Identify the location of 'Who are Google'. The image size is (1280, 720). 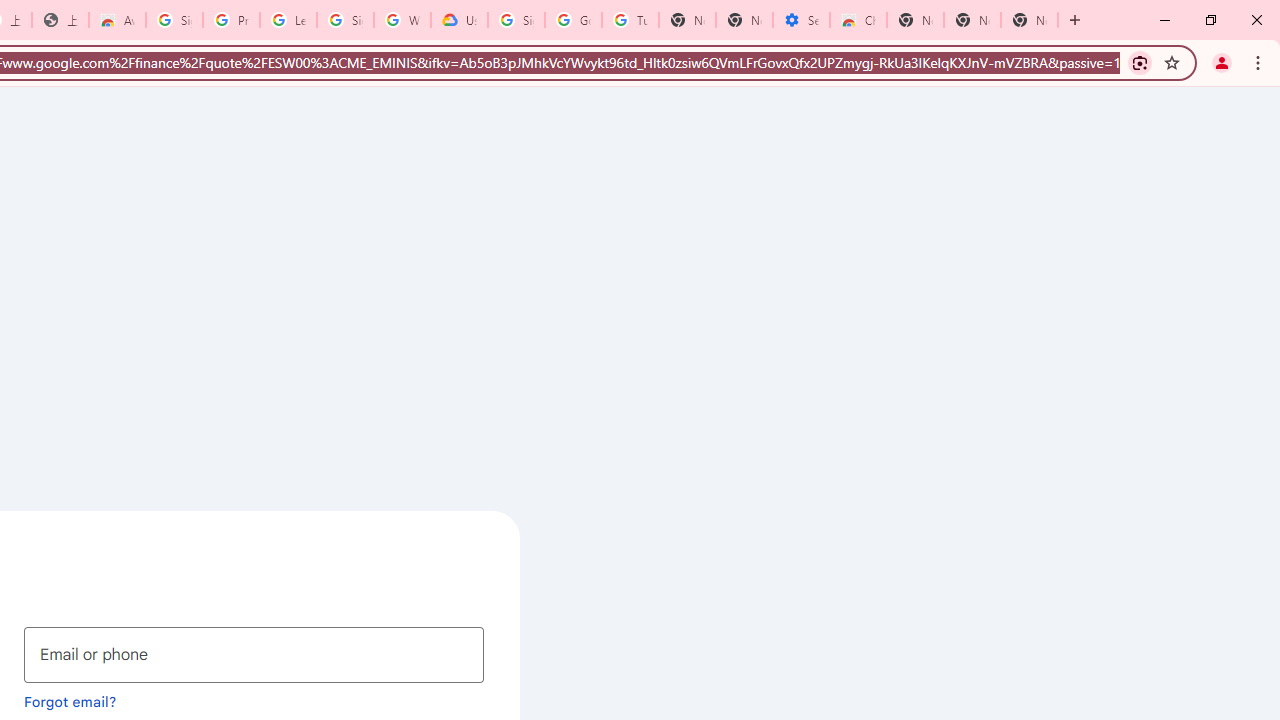
(401, 20).